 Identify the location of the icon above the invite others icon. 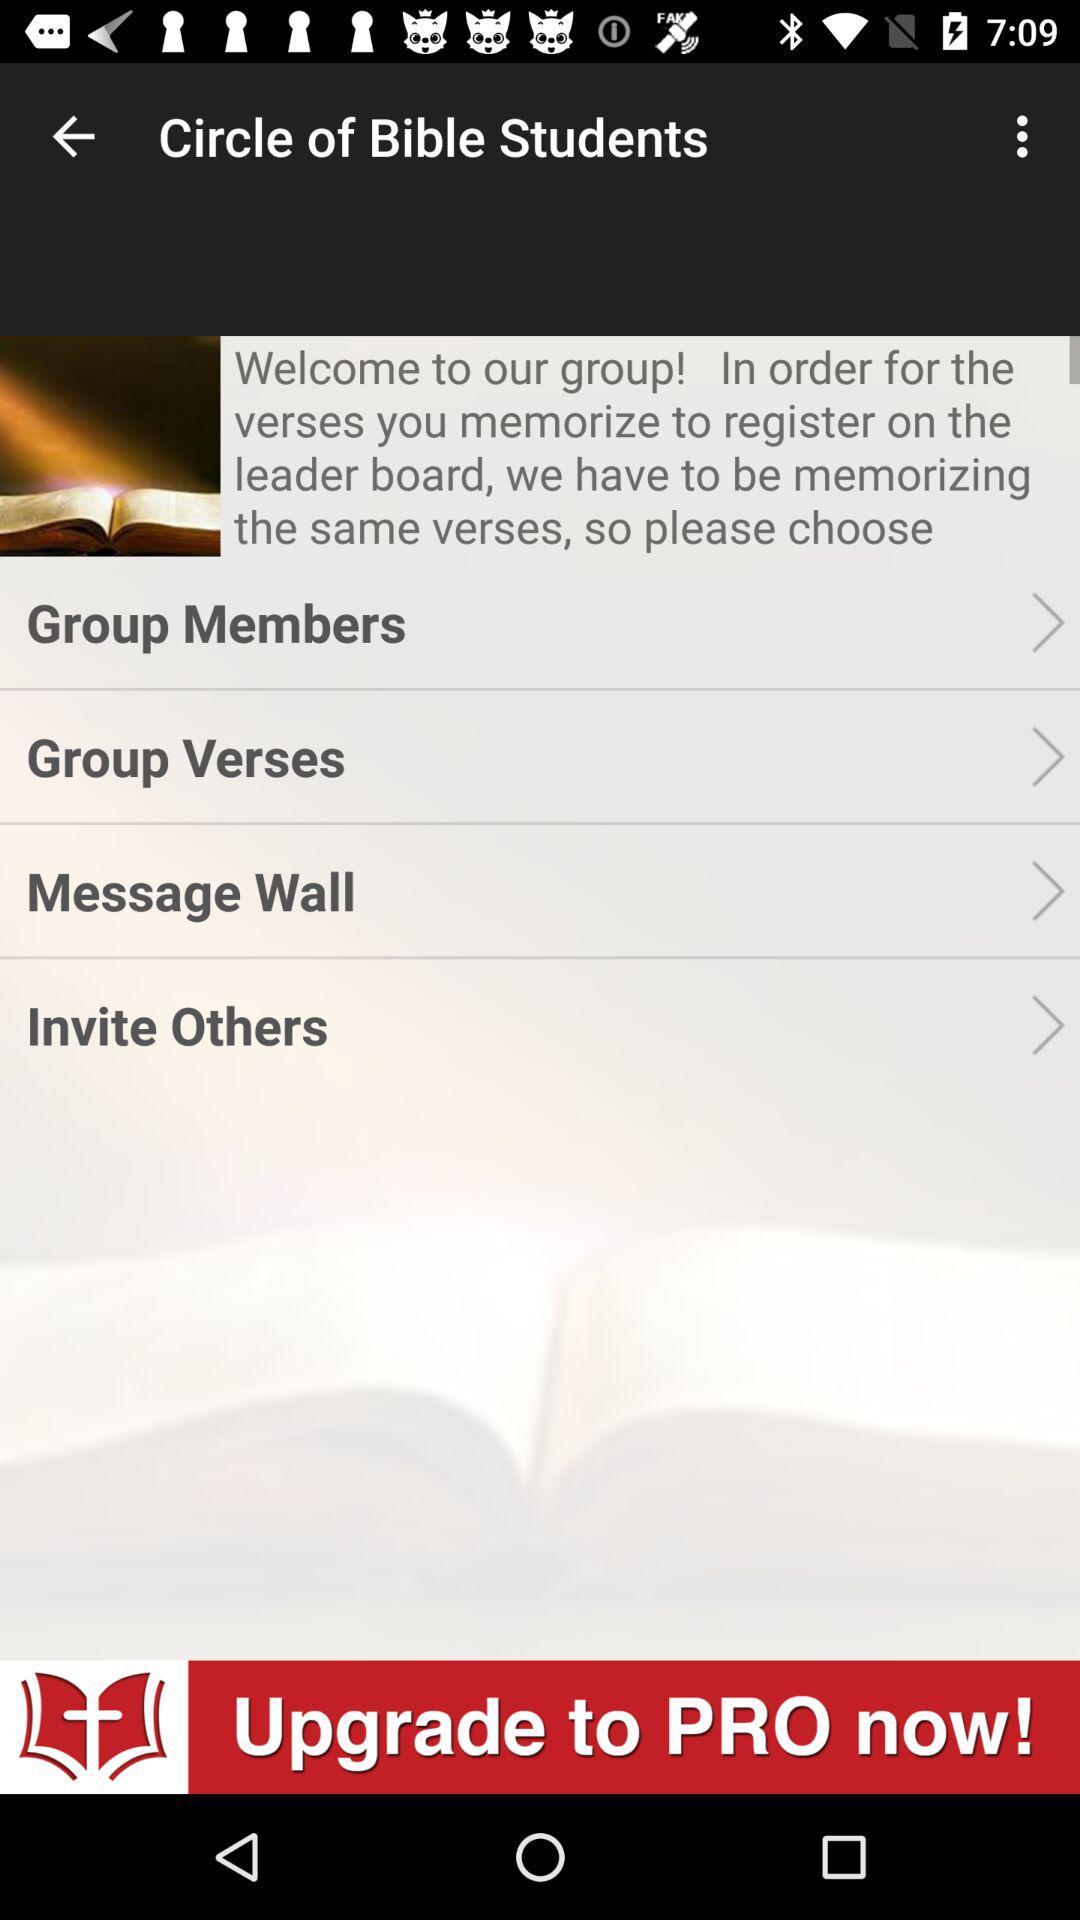
(527, 889).